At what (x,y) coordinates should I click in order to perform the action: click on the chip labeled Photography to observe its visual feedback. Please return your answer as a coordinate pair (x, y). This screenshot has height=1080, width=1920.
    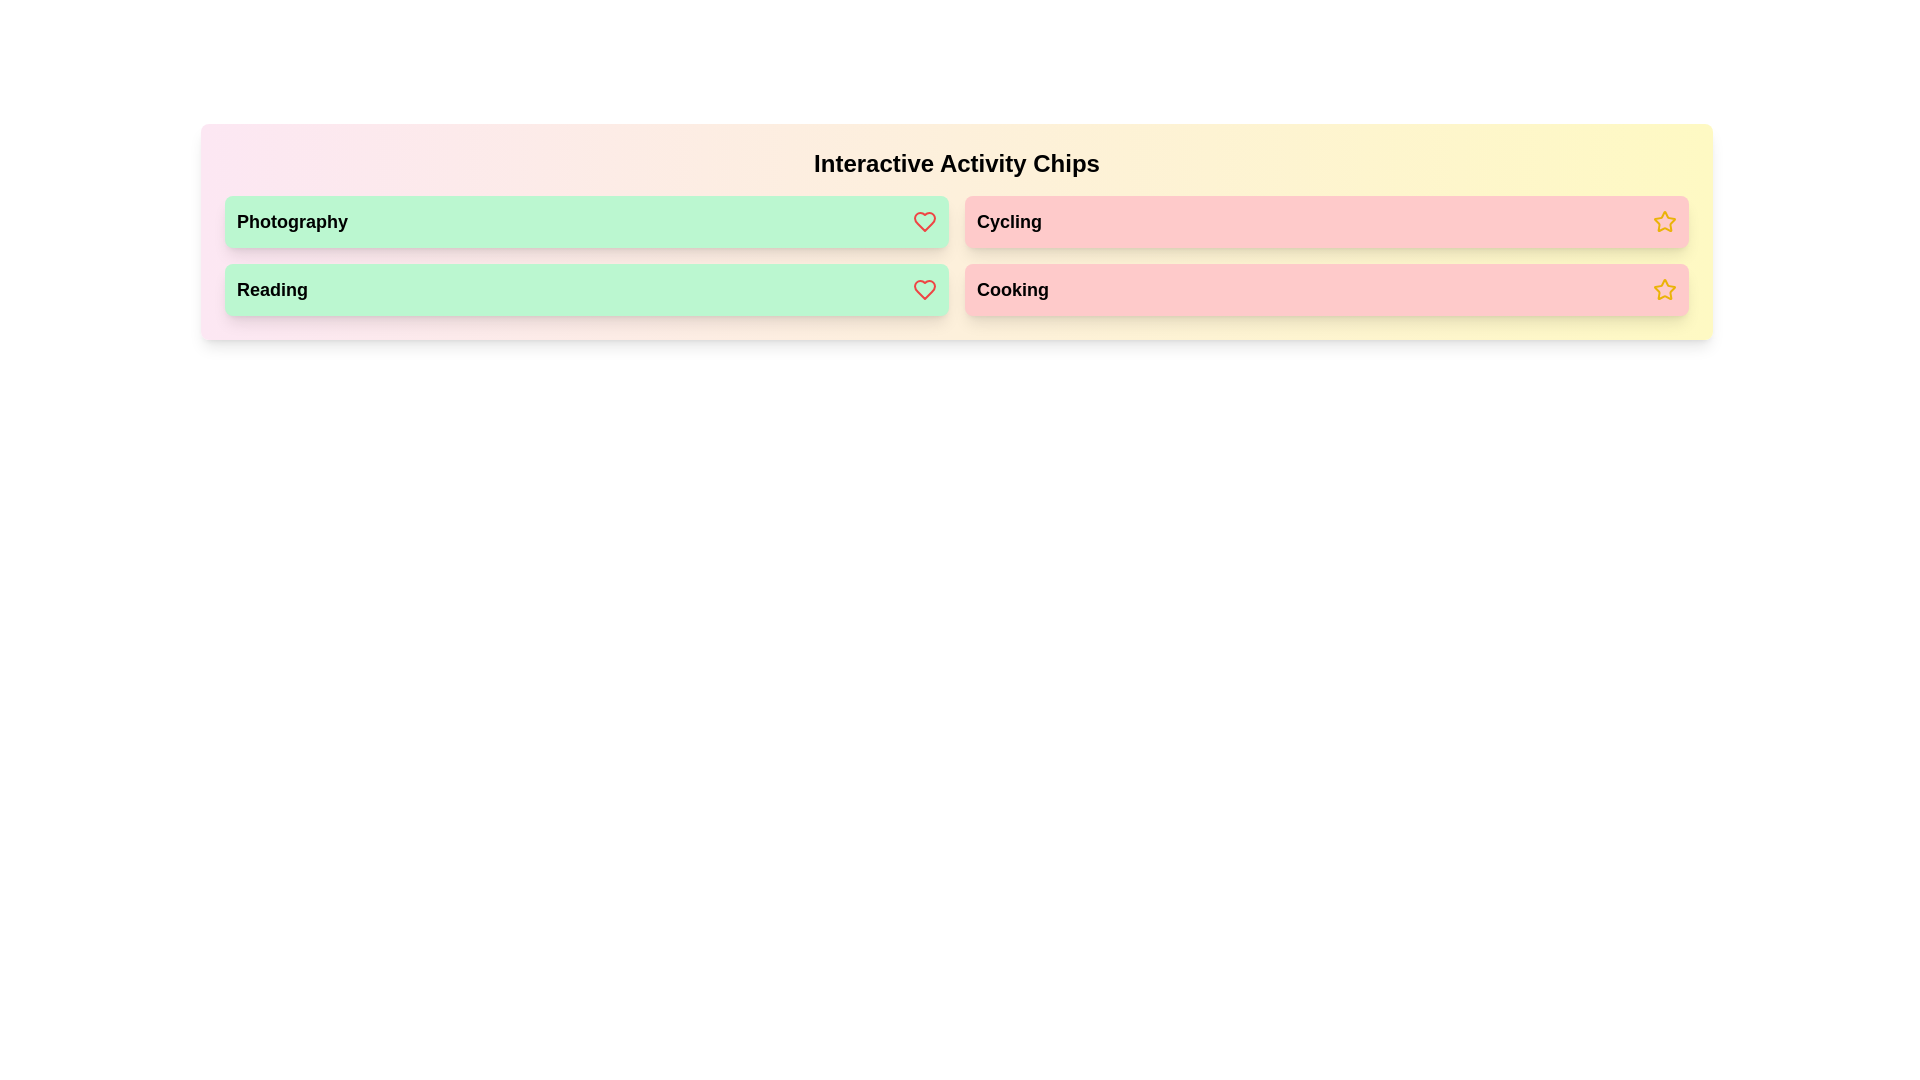
    Looking at the image, I should click on (585, 222).